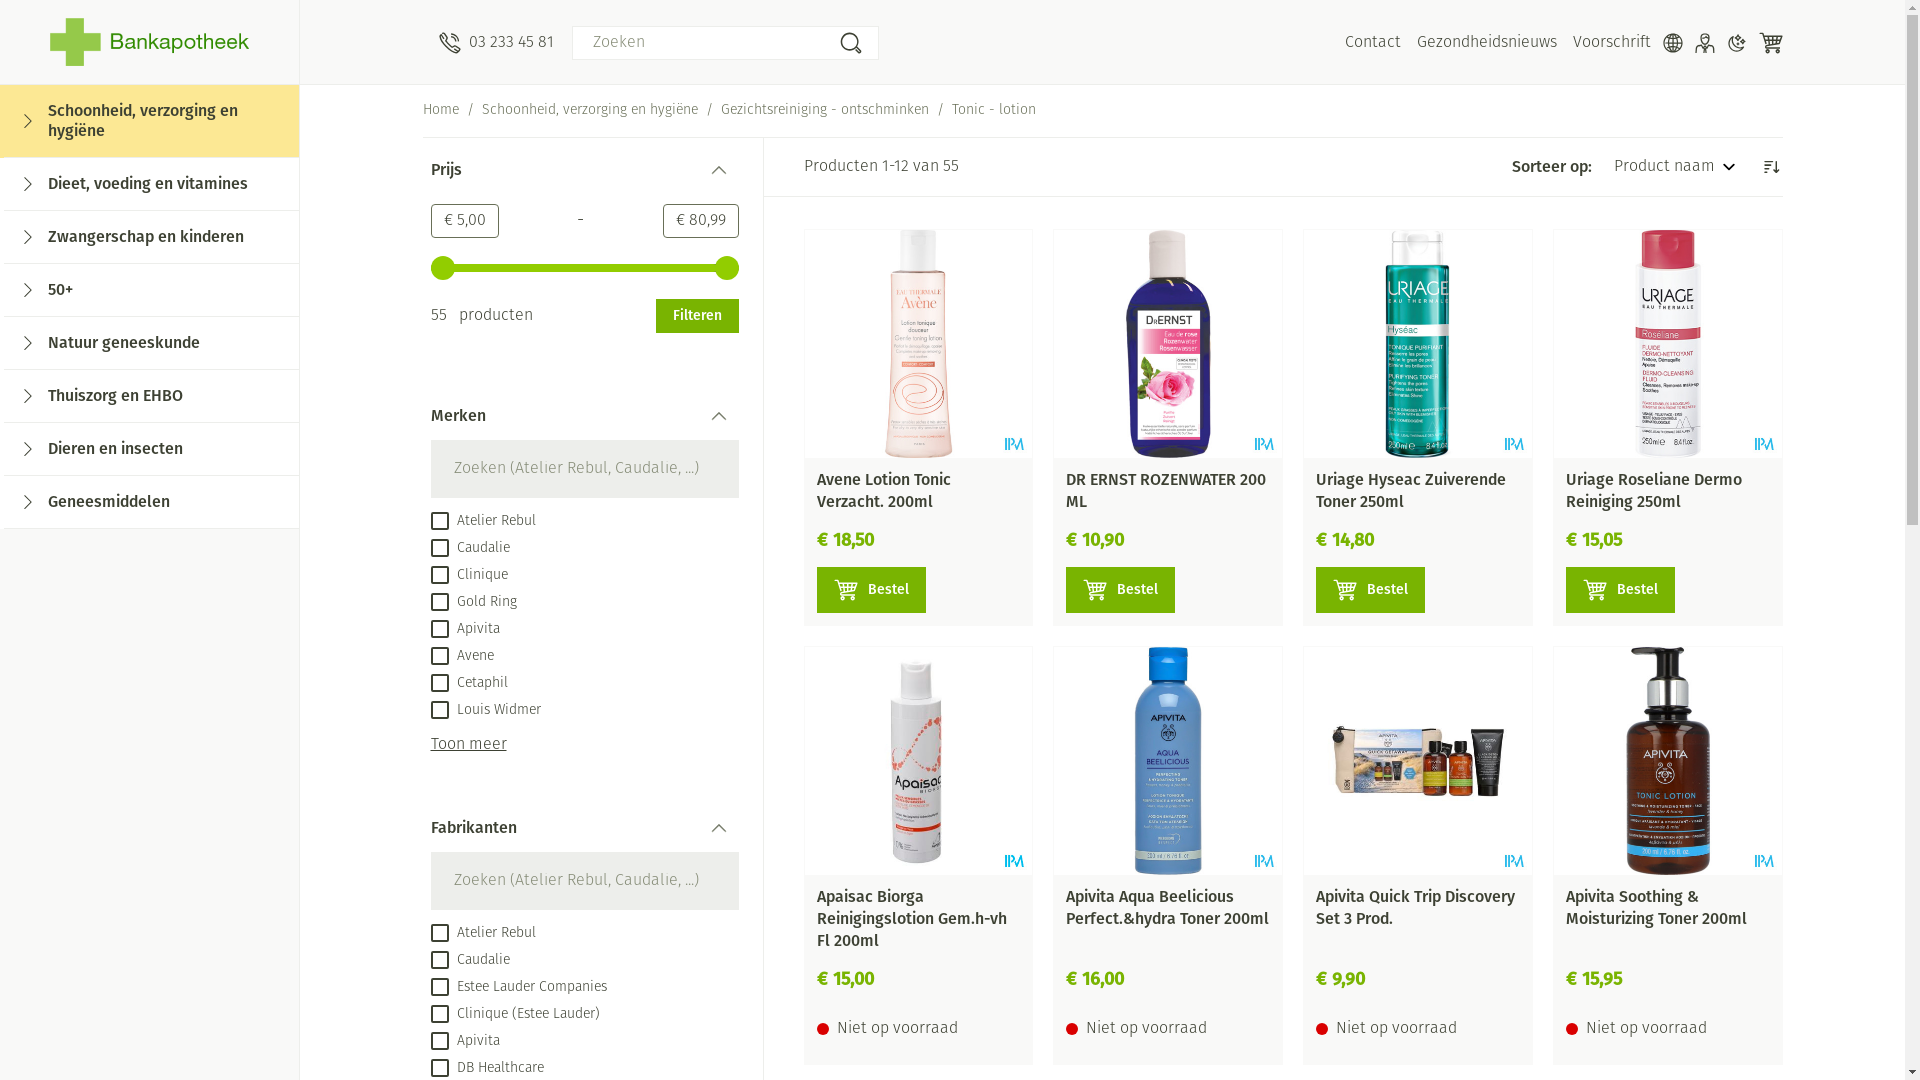 The image size is (1920, 1080). What do you see at coordinates (916, 342) in the screenshot?
I see `'Avene Lotion Tonic Verzacht. 200ml'` at bounding box center [916, 342].